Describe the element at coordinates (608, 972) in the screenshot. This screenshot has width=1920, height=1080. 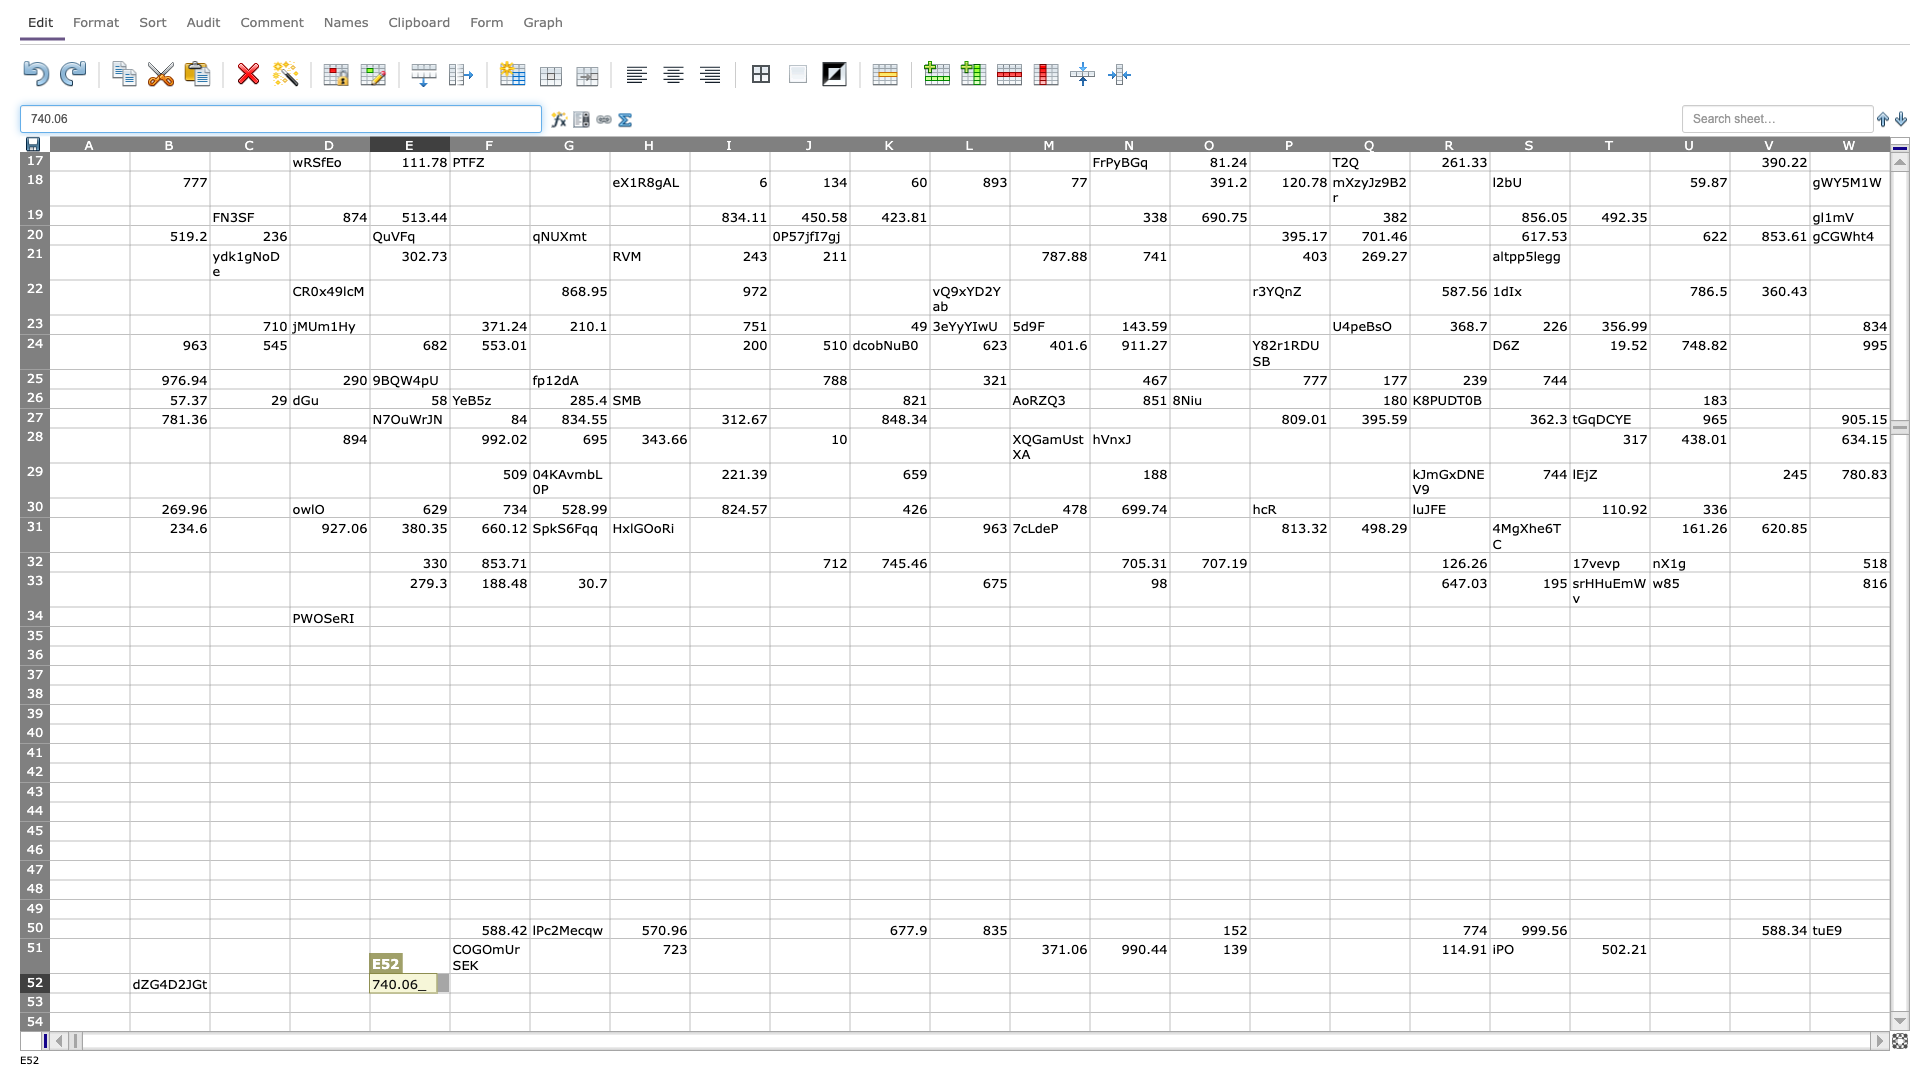
I see `Upper left of H52` at that location.